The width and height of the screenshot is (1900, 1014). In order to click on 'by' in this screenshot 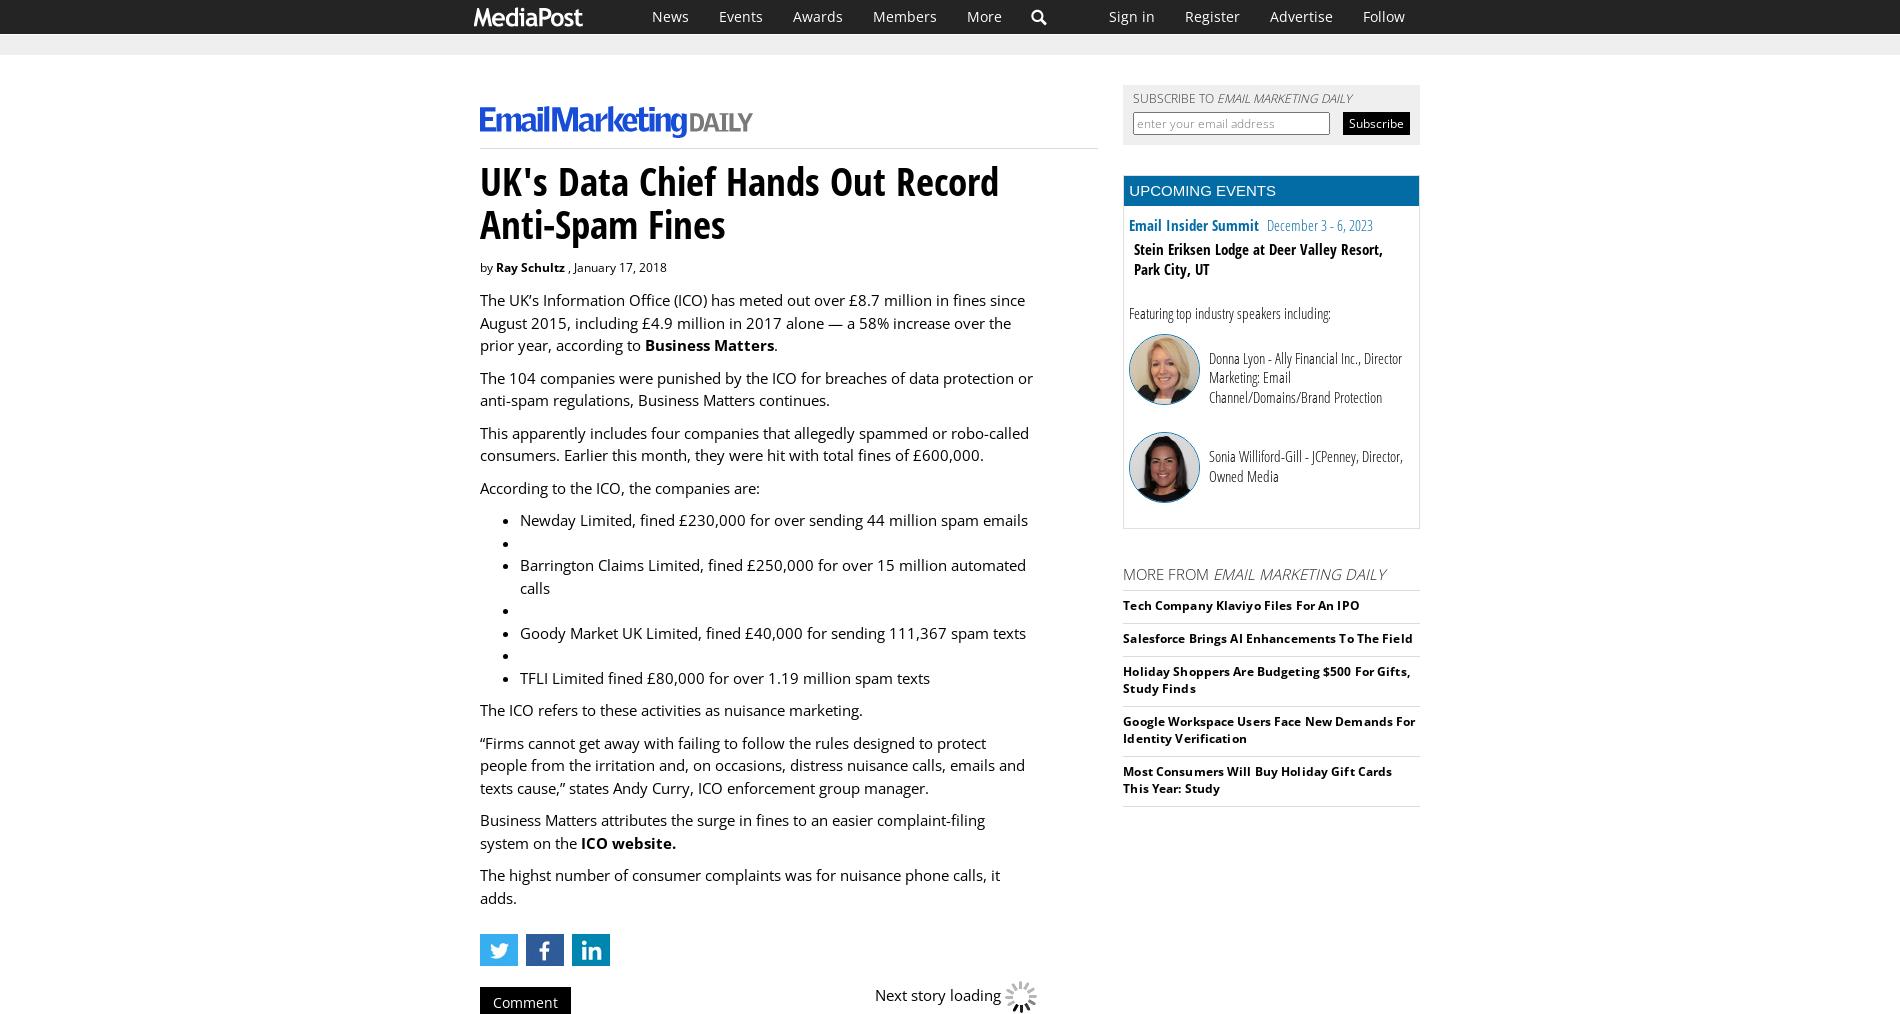, I will do `click(487, 267)`.